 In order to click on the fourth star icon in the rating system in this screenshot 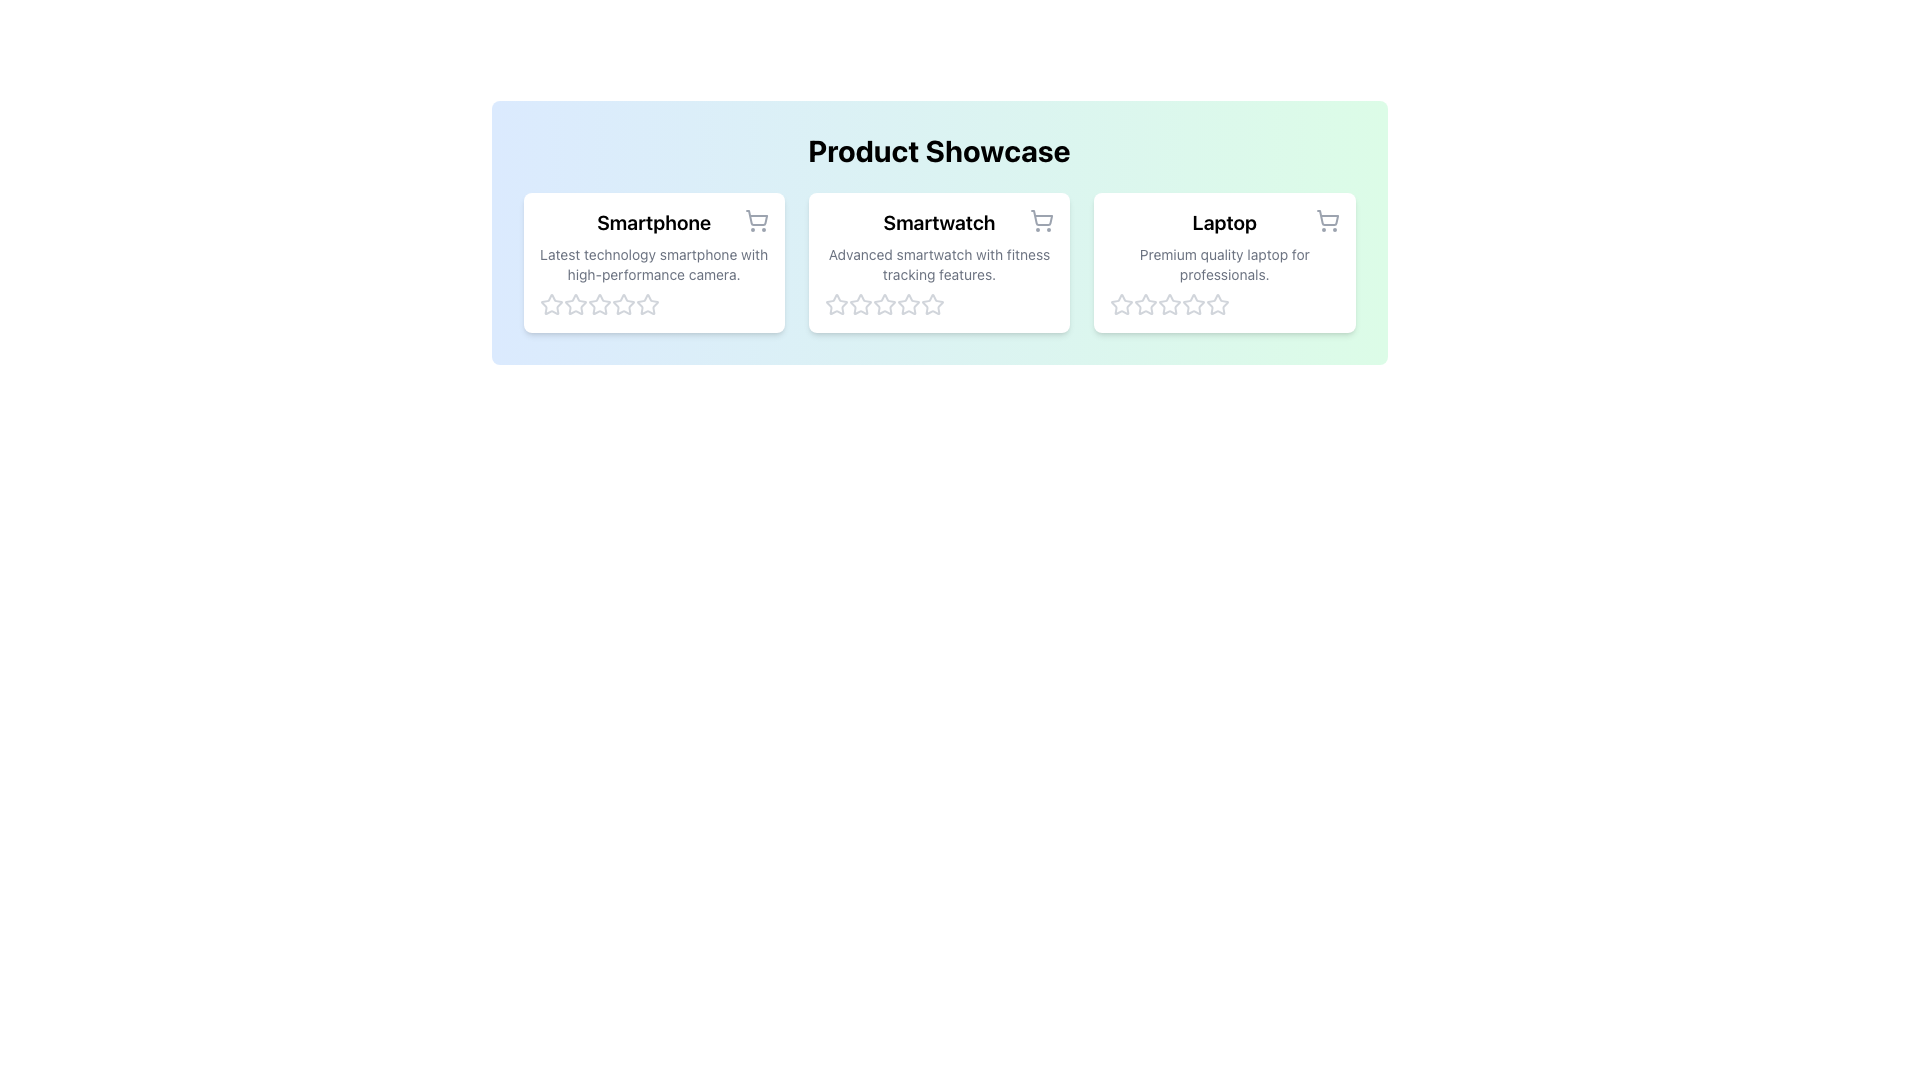, I will do `click(907, 304)`.